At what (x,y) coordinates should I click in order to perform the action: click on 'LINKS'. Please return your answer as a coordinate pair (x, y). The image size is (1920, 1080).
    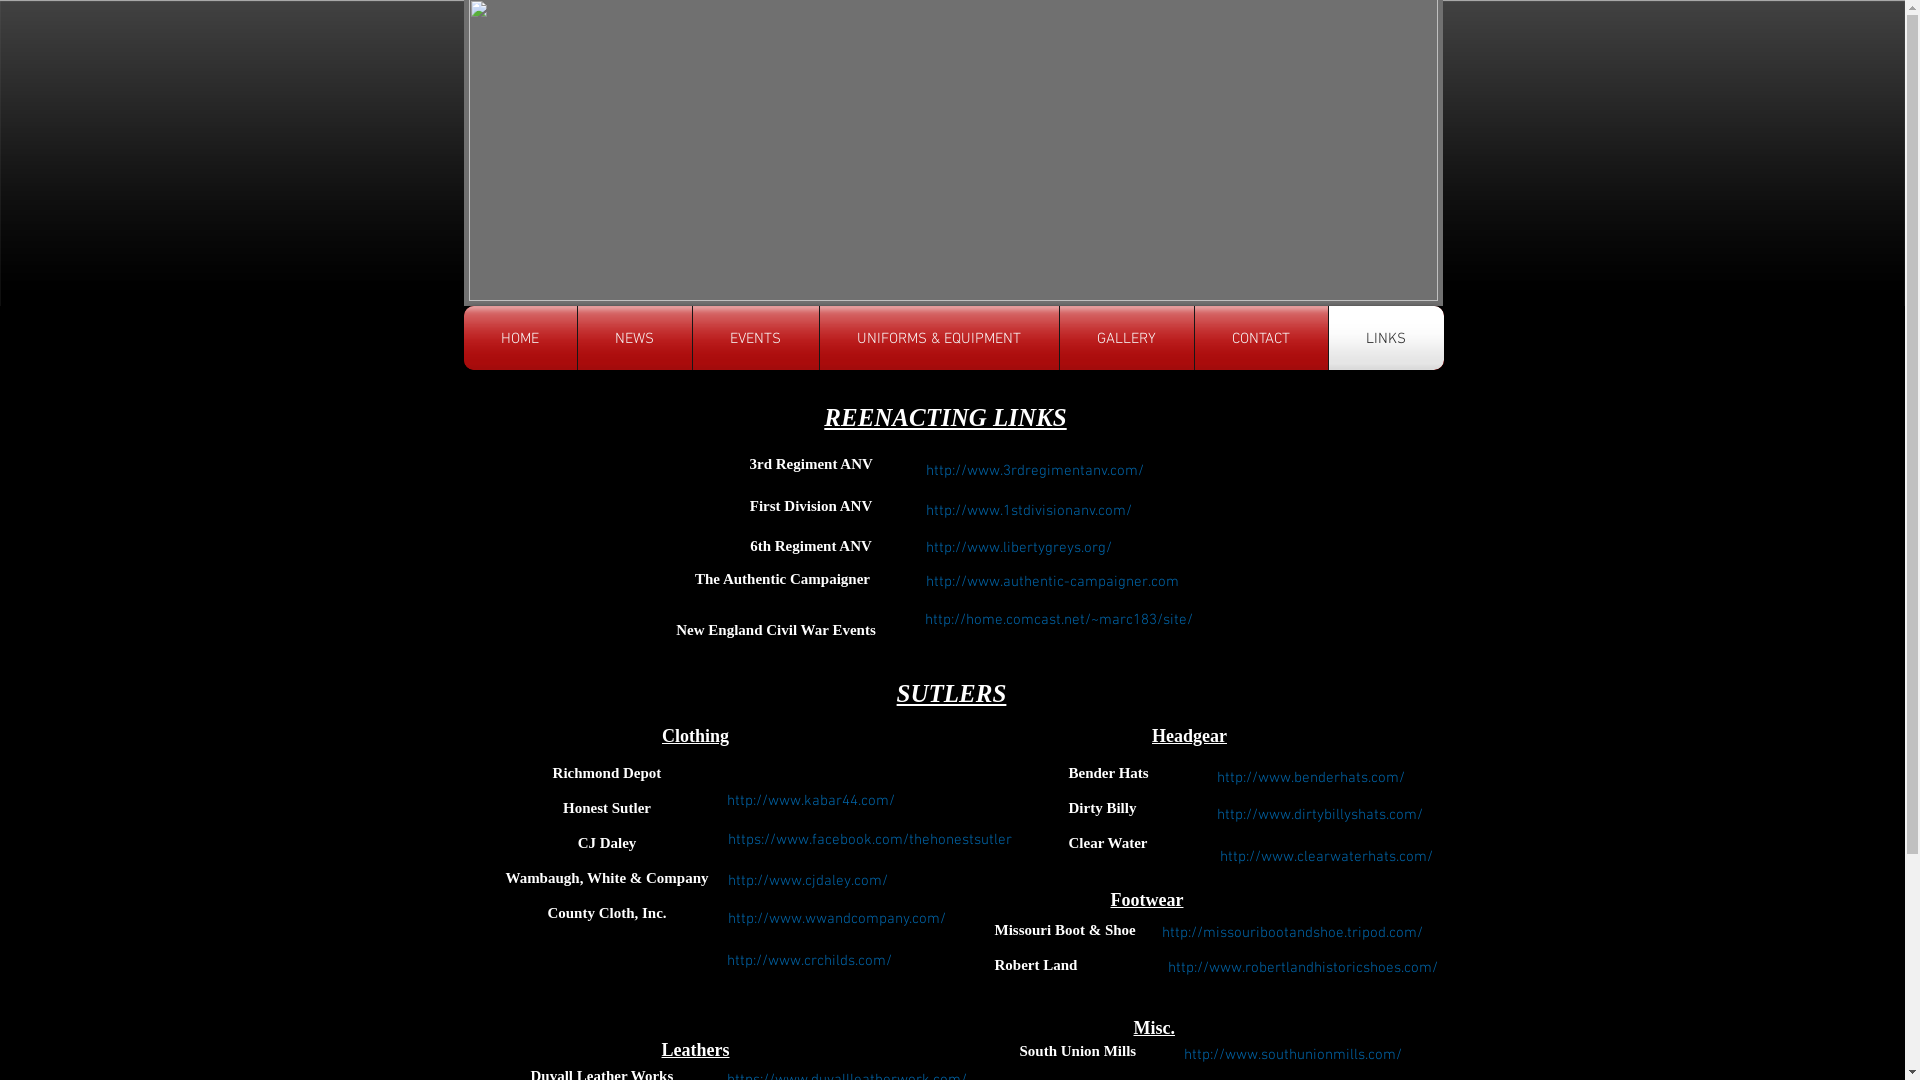
    Looking at the image, I should click on (1384, 337).